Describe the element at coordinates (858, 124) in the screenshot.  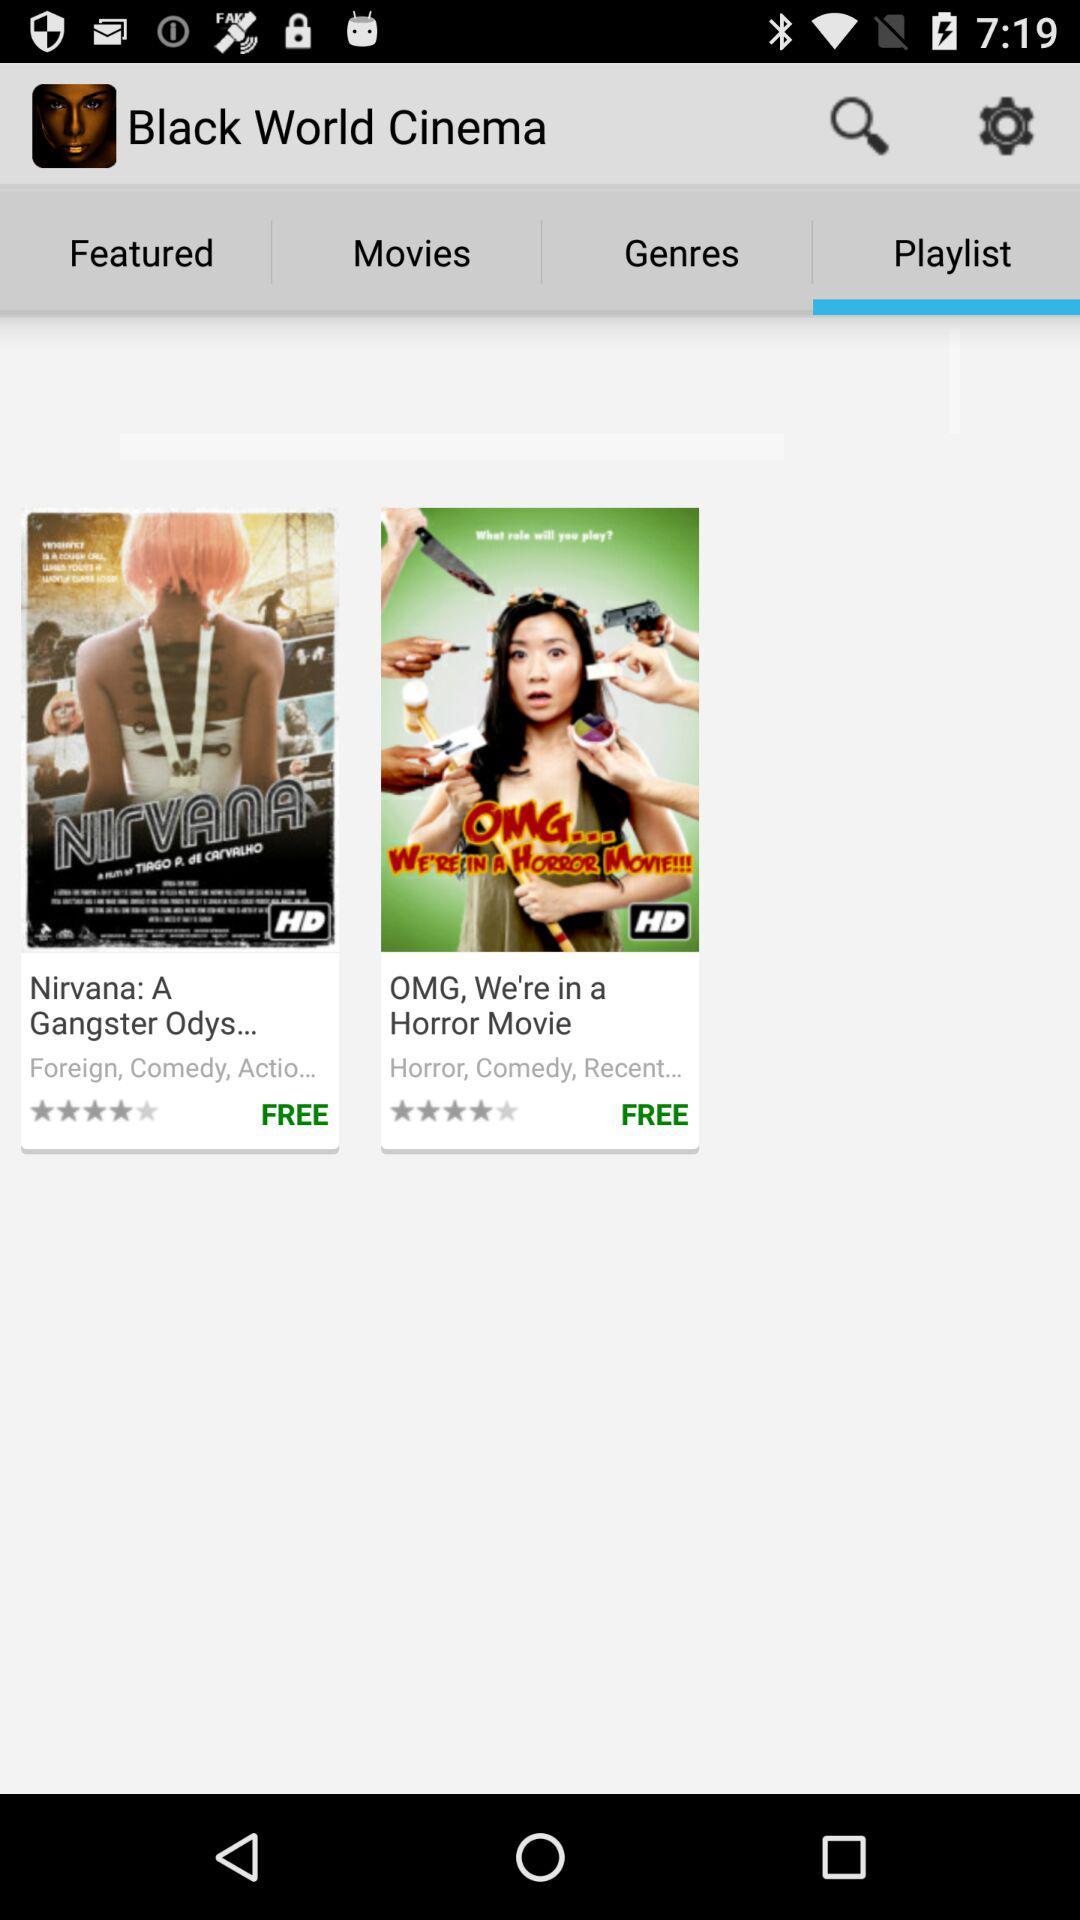
I see `the app above playlist item` at that location.